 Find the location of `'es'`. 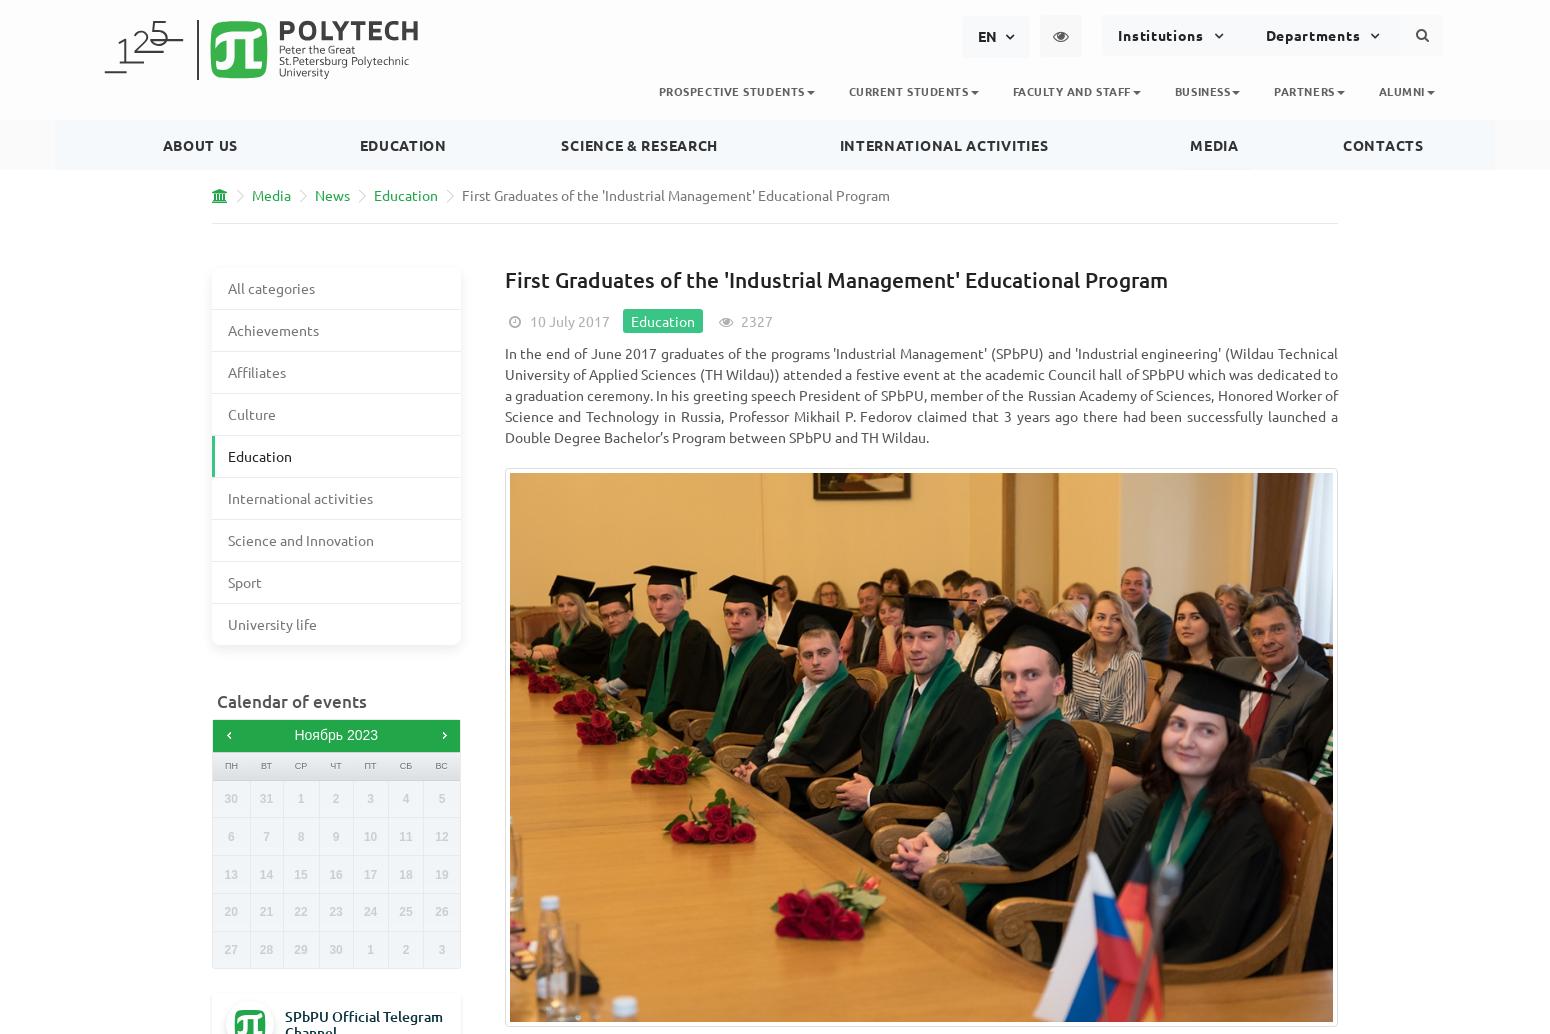

'es' is located at coordinates (984, 174).